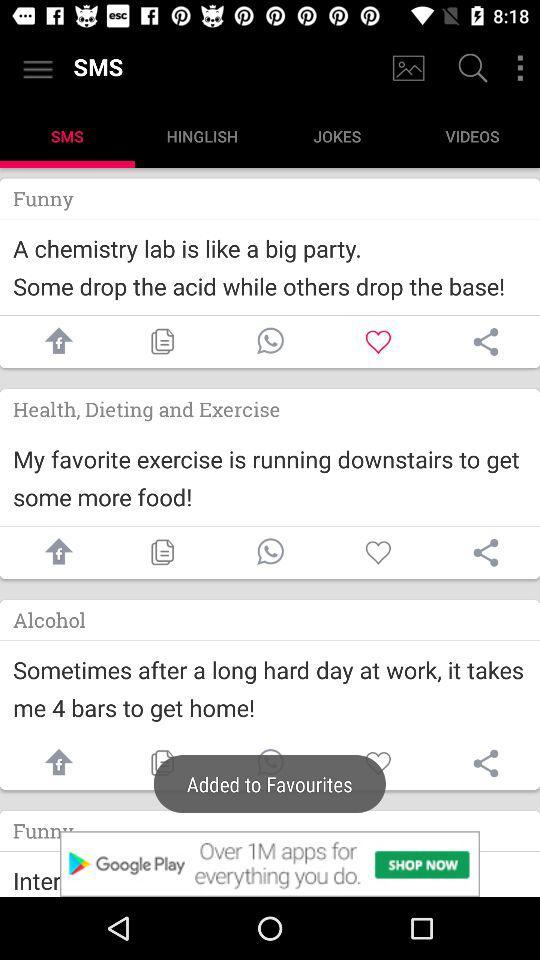  What do you see at coordinates (270, 762) in the screenshot?
I see `added to favourites` at bounding box center [270, 762].